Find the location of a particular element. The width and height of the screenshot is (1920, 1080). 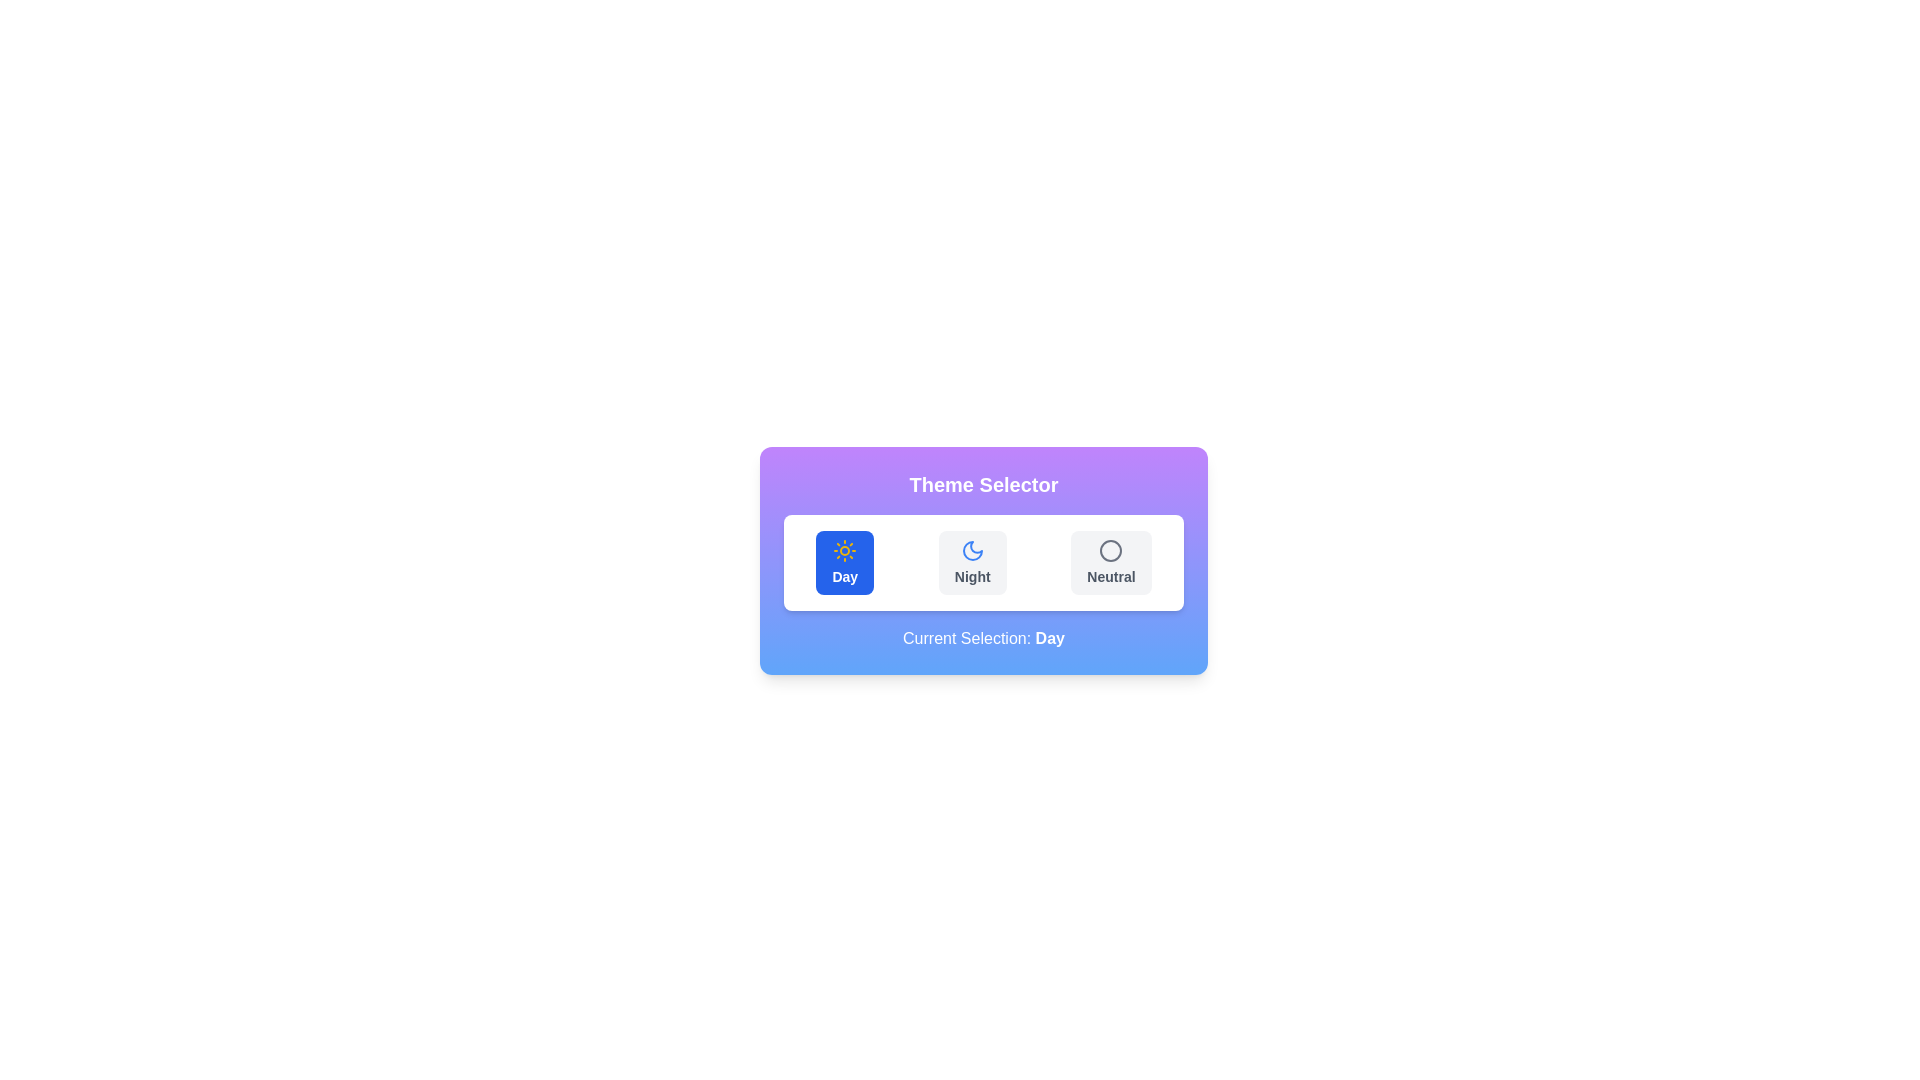

the 'Night' text label which indicates the theme selection for 'Night' mode, located in the middle button of the theme selector UI below a moon icon is located at coordinates (972, 577).